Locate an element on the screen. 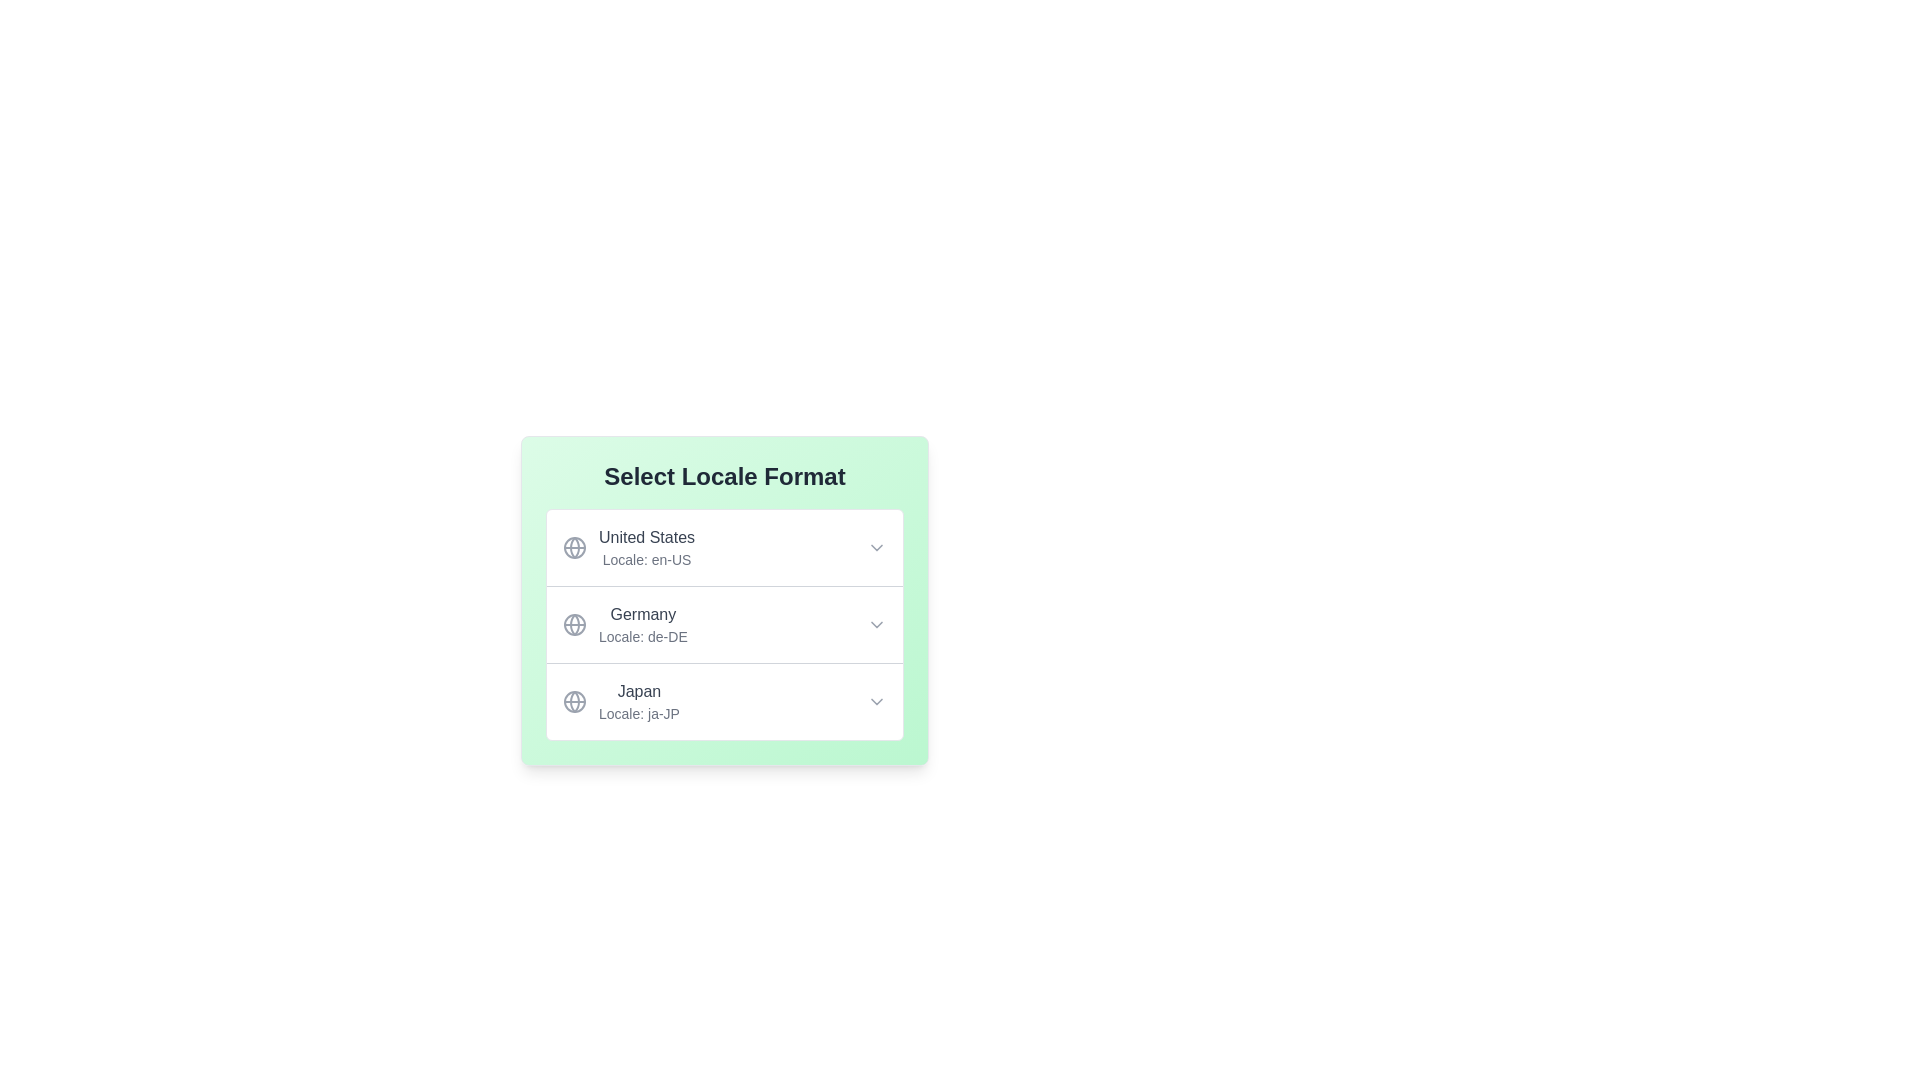 This screenshot has width=1920, height=1080. the Text Label displaying 'Germany' that is part of a vertical list of locale options, located within a green-background panel labeled 'Select Locale Format' is located at coordinates (643, 623).